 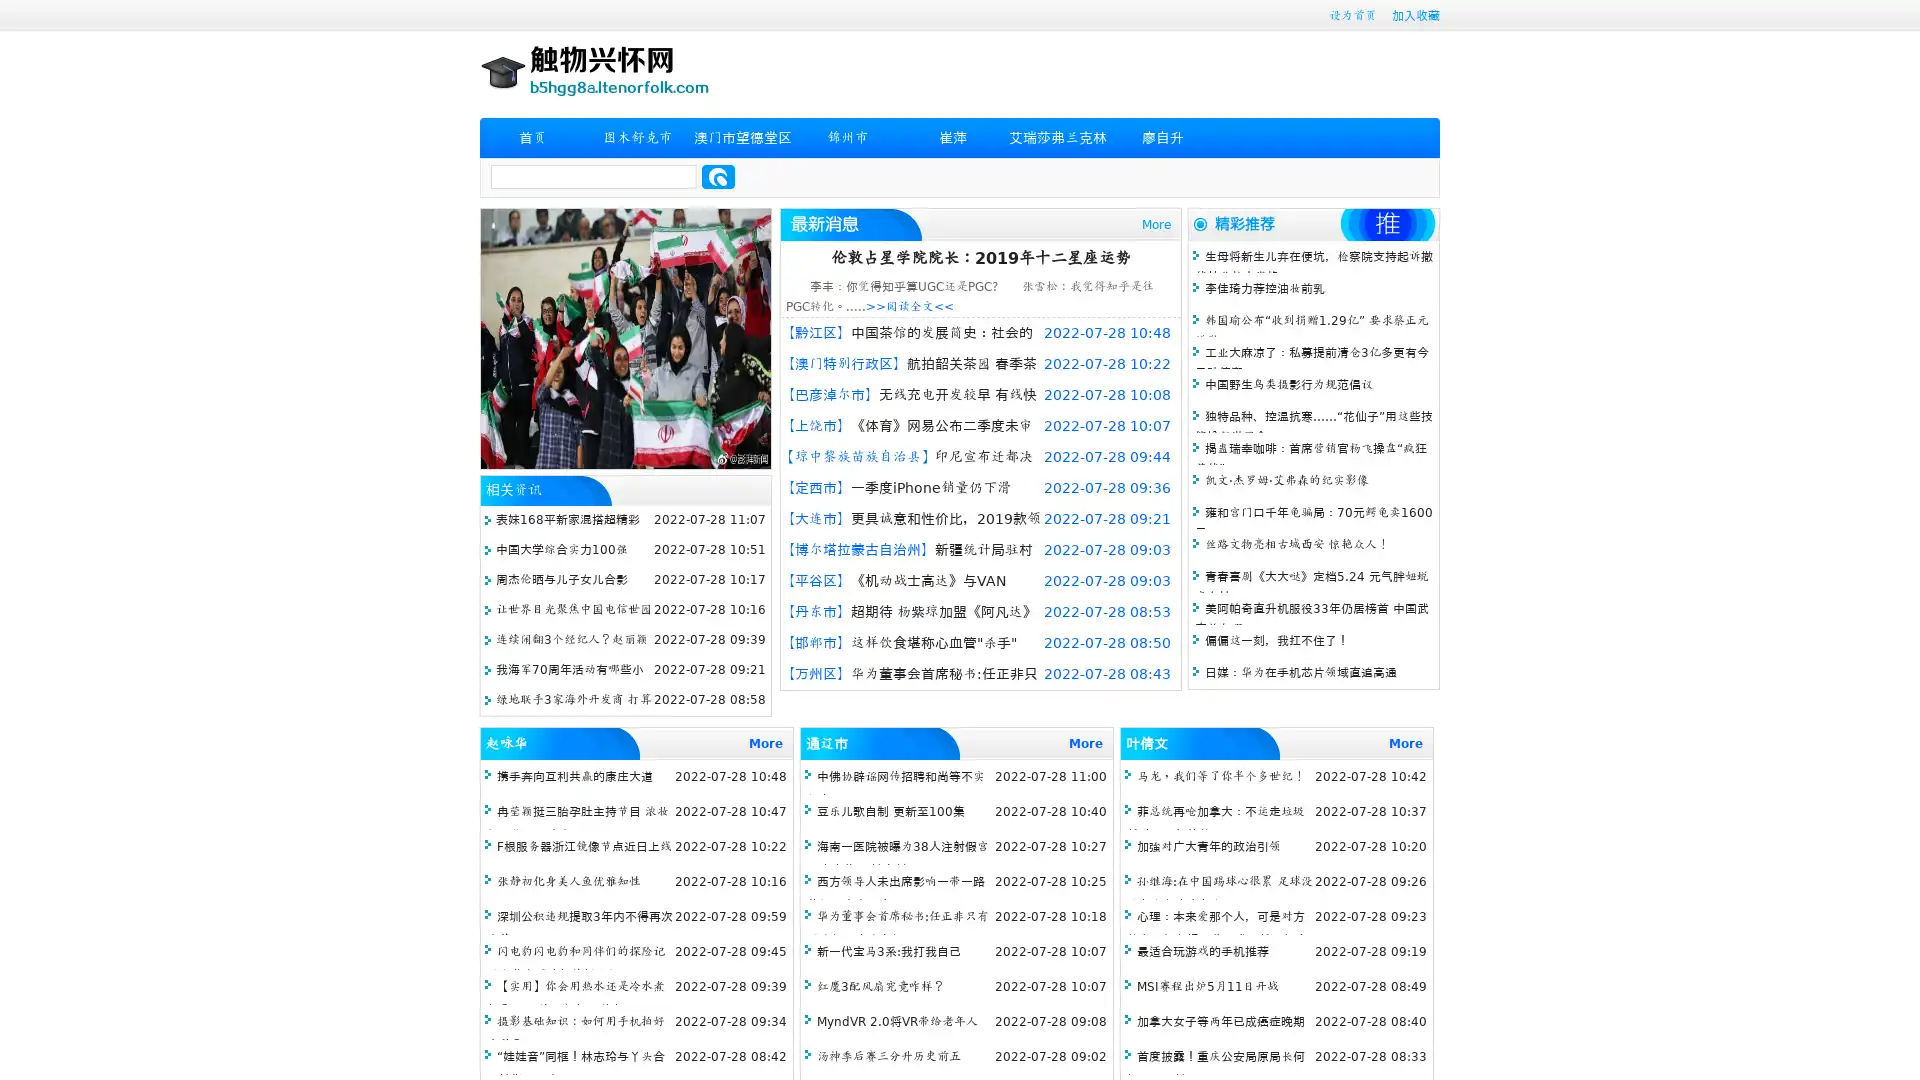 What do you see at coordinates (718, 176) in the screenshot?
I see `Search` at bounding box center [718, 176].